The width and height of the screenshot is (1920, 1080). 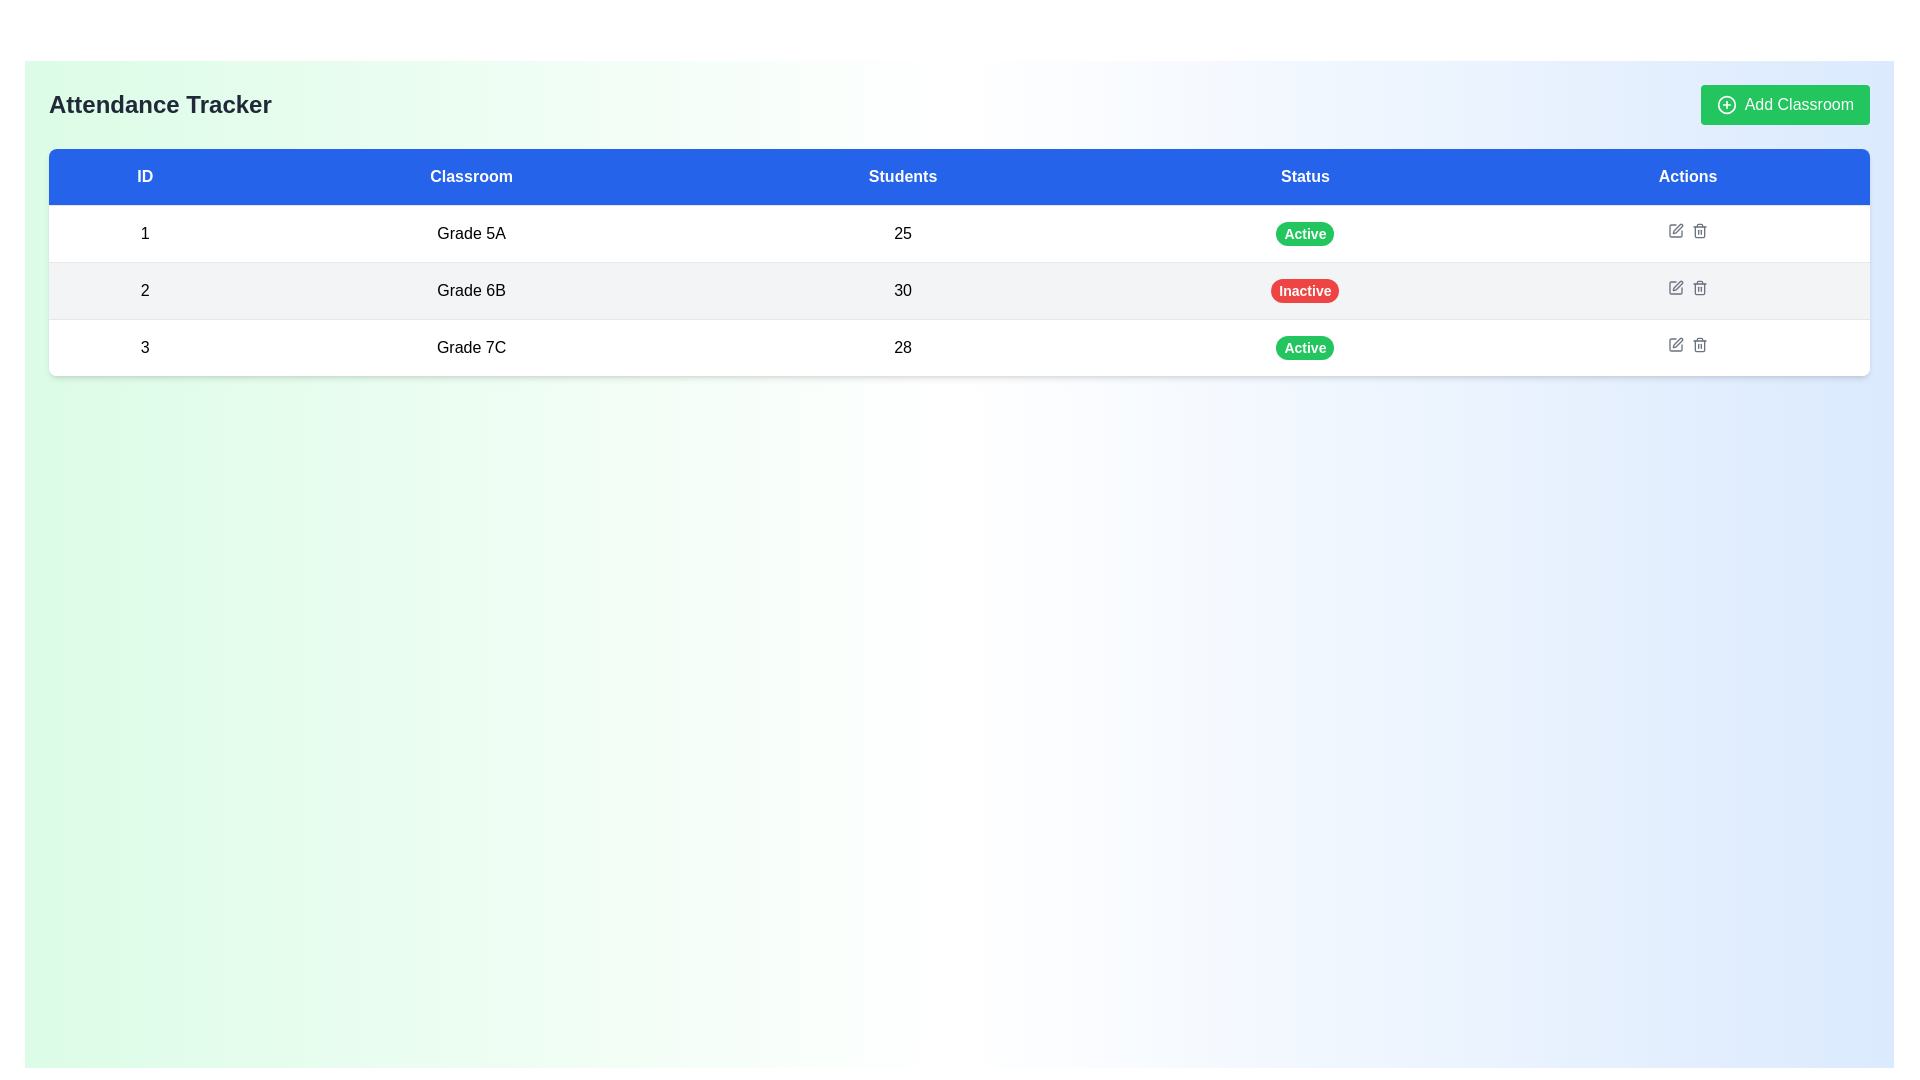 I want to click on the 'Active' status badge located in the 'Status' column of the third row in the table for the entry 'Grade 7C' under 'Classroom', so click(x=1305, y=346).